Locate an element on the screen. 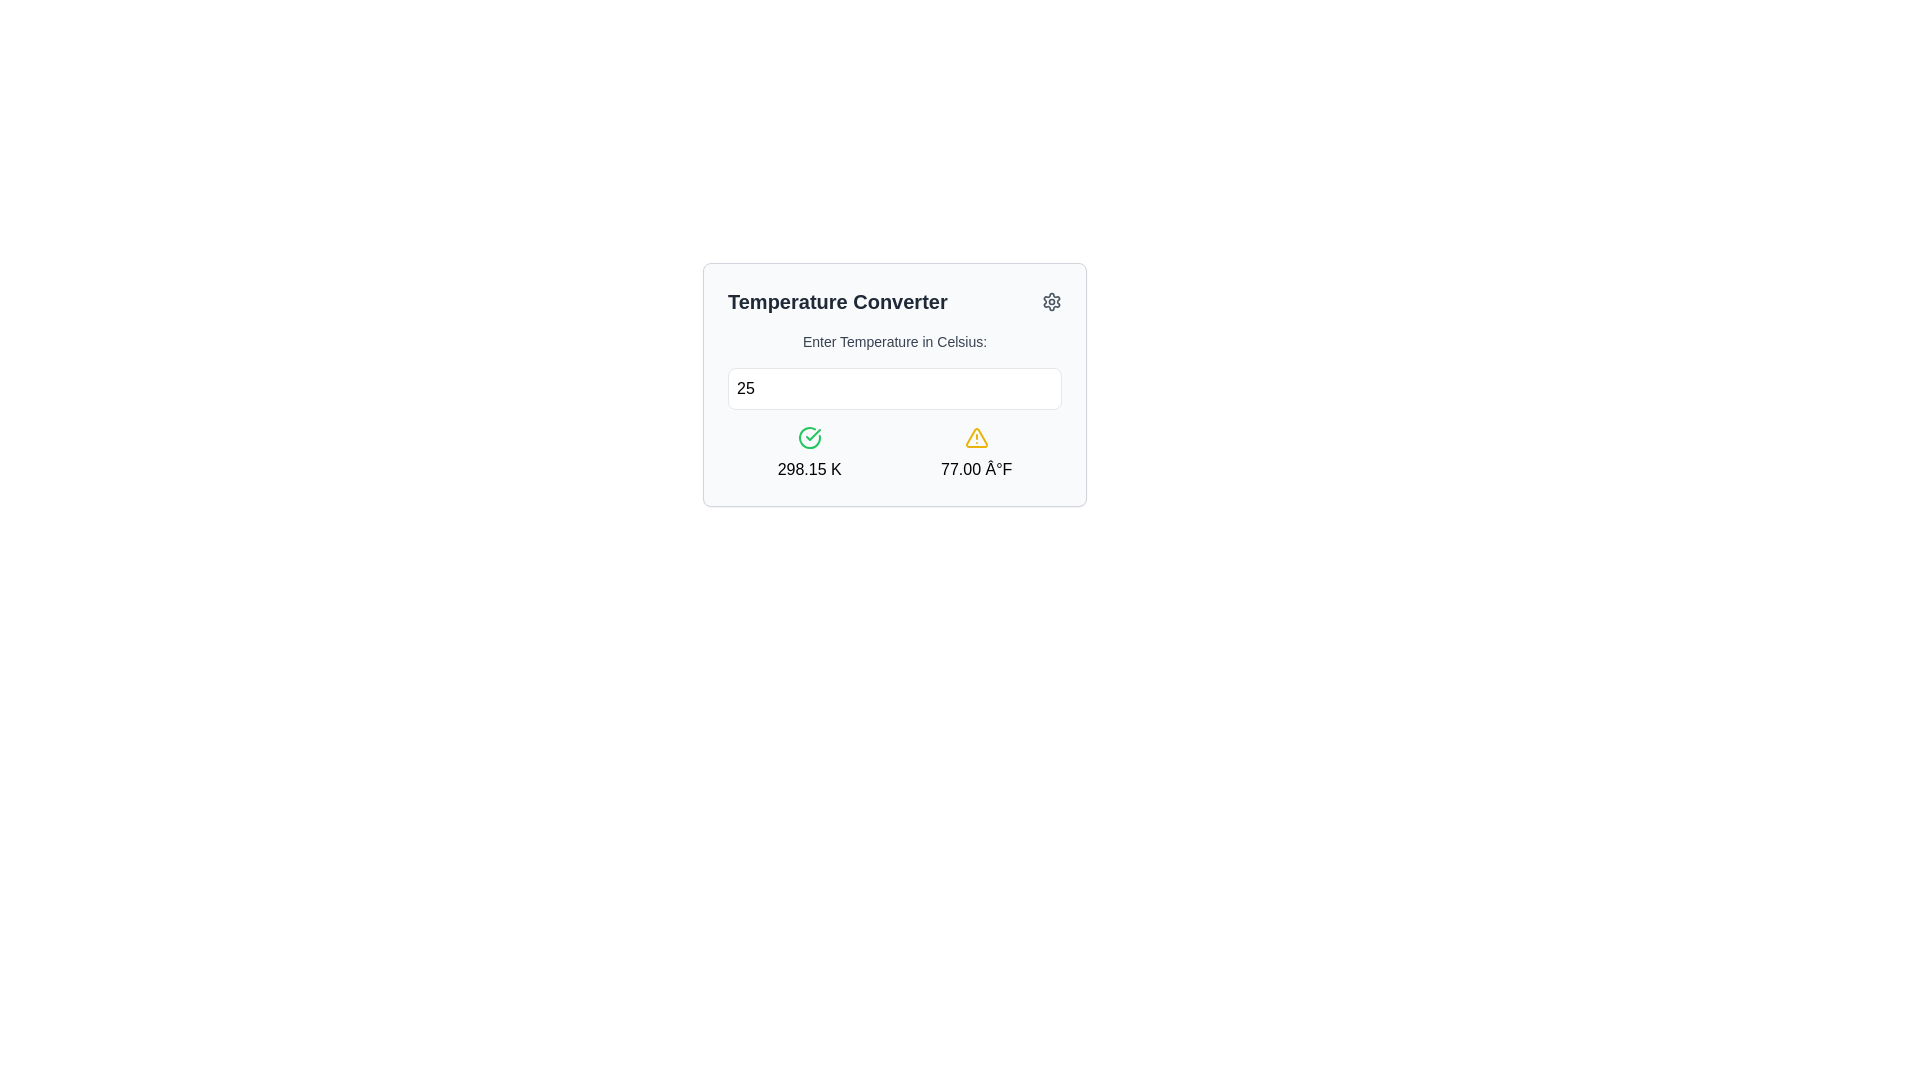 Image resolution: width=1920 pixels, height=1080 pixels. yellow triangular warning icon located to the right of the numeric temperature input box in the Fahrenheit result row is located at coordinates (976, 436).